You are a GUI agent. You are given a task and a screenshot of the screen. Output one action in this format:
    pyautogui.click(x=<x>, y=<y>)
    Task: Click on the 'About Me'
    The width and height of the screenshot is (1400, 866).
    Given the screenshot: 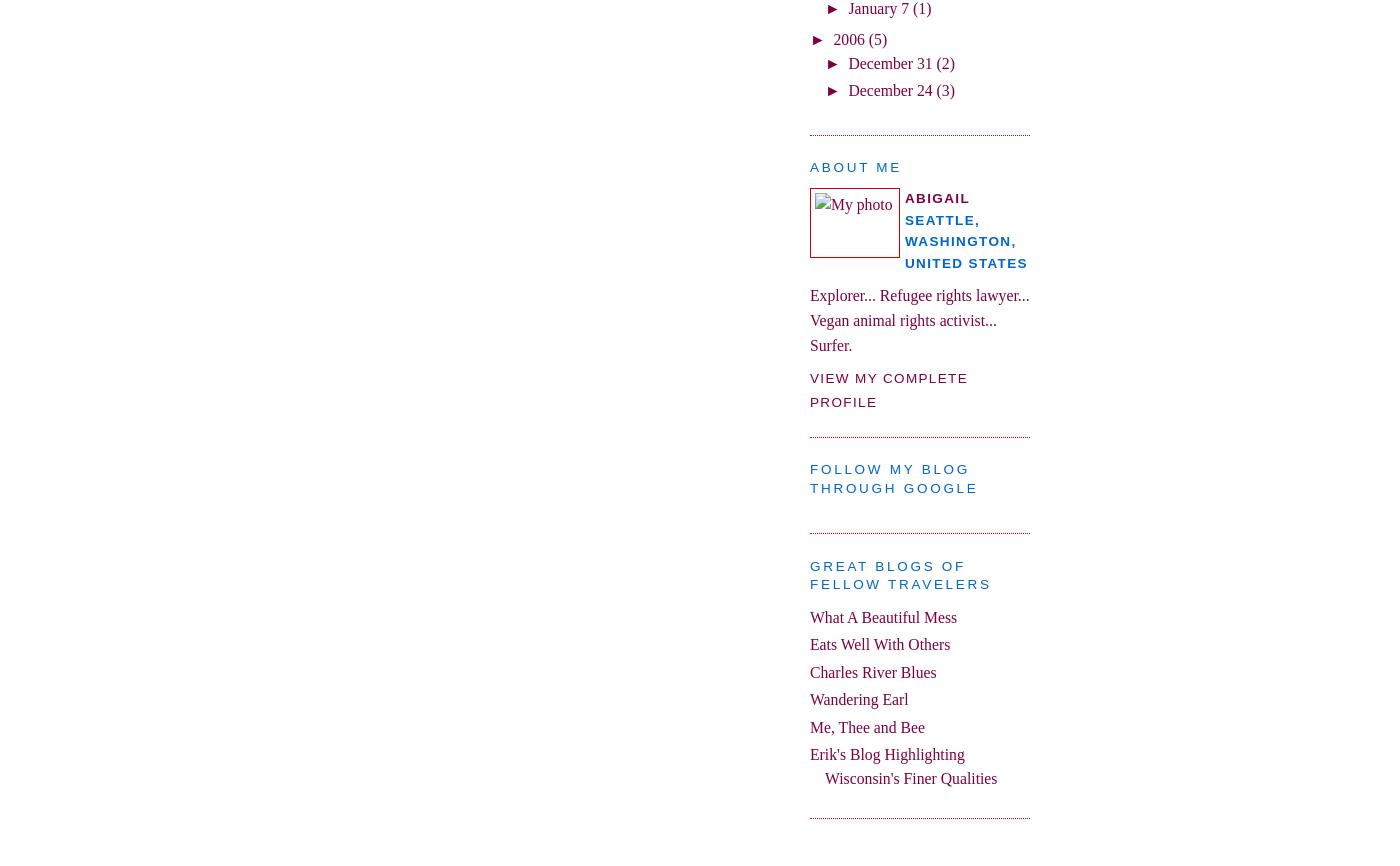 What is the action you would take?
    pyautogui.click(x=855, y=167)
    